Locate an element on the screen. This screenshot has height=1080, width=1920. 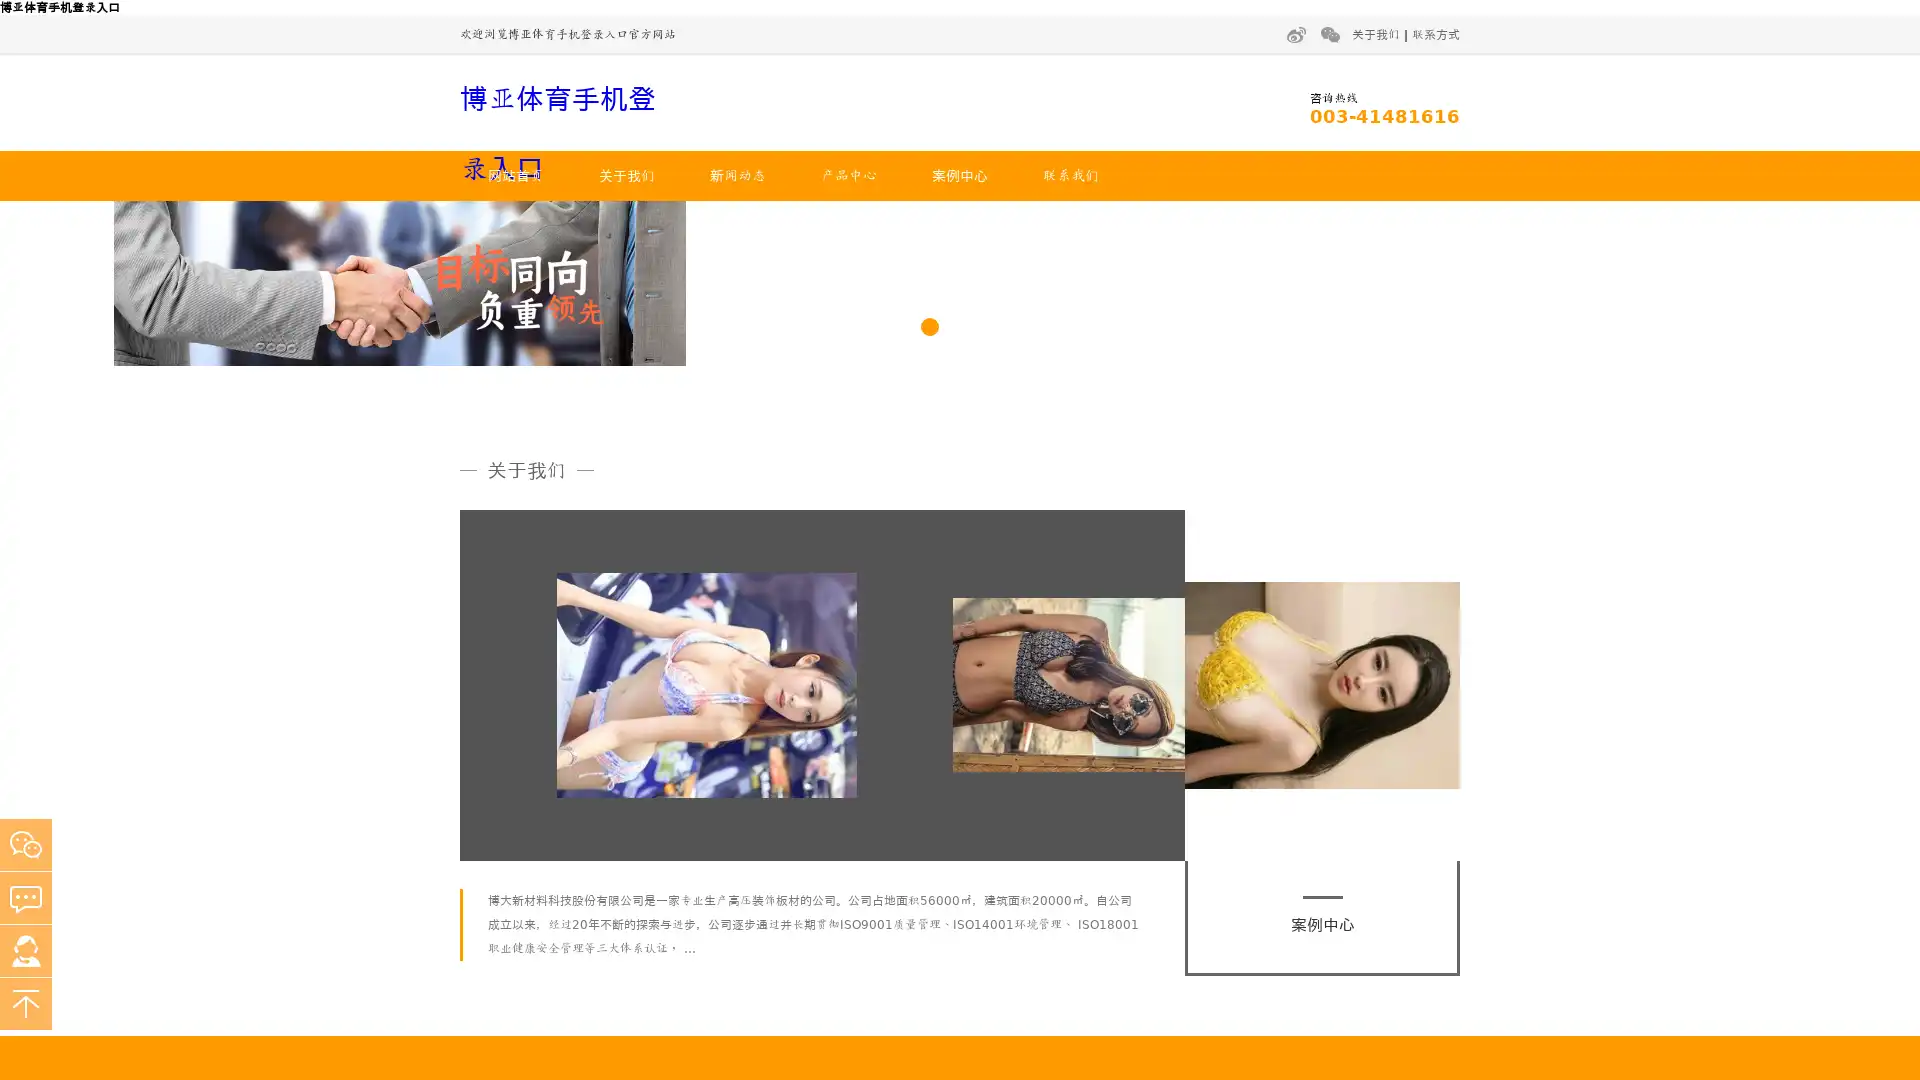
1 is located at coordinates (929, 556).